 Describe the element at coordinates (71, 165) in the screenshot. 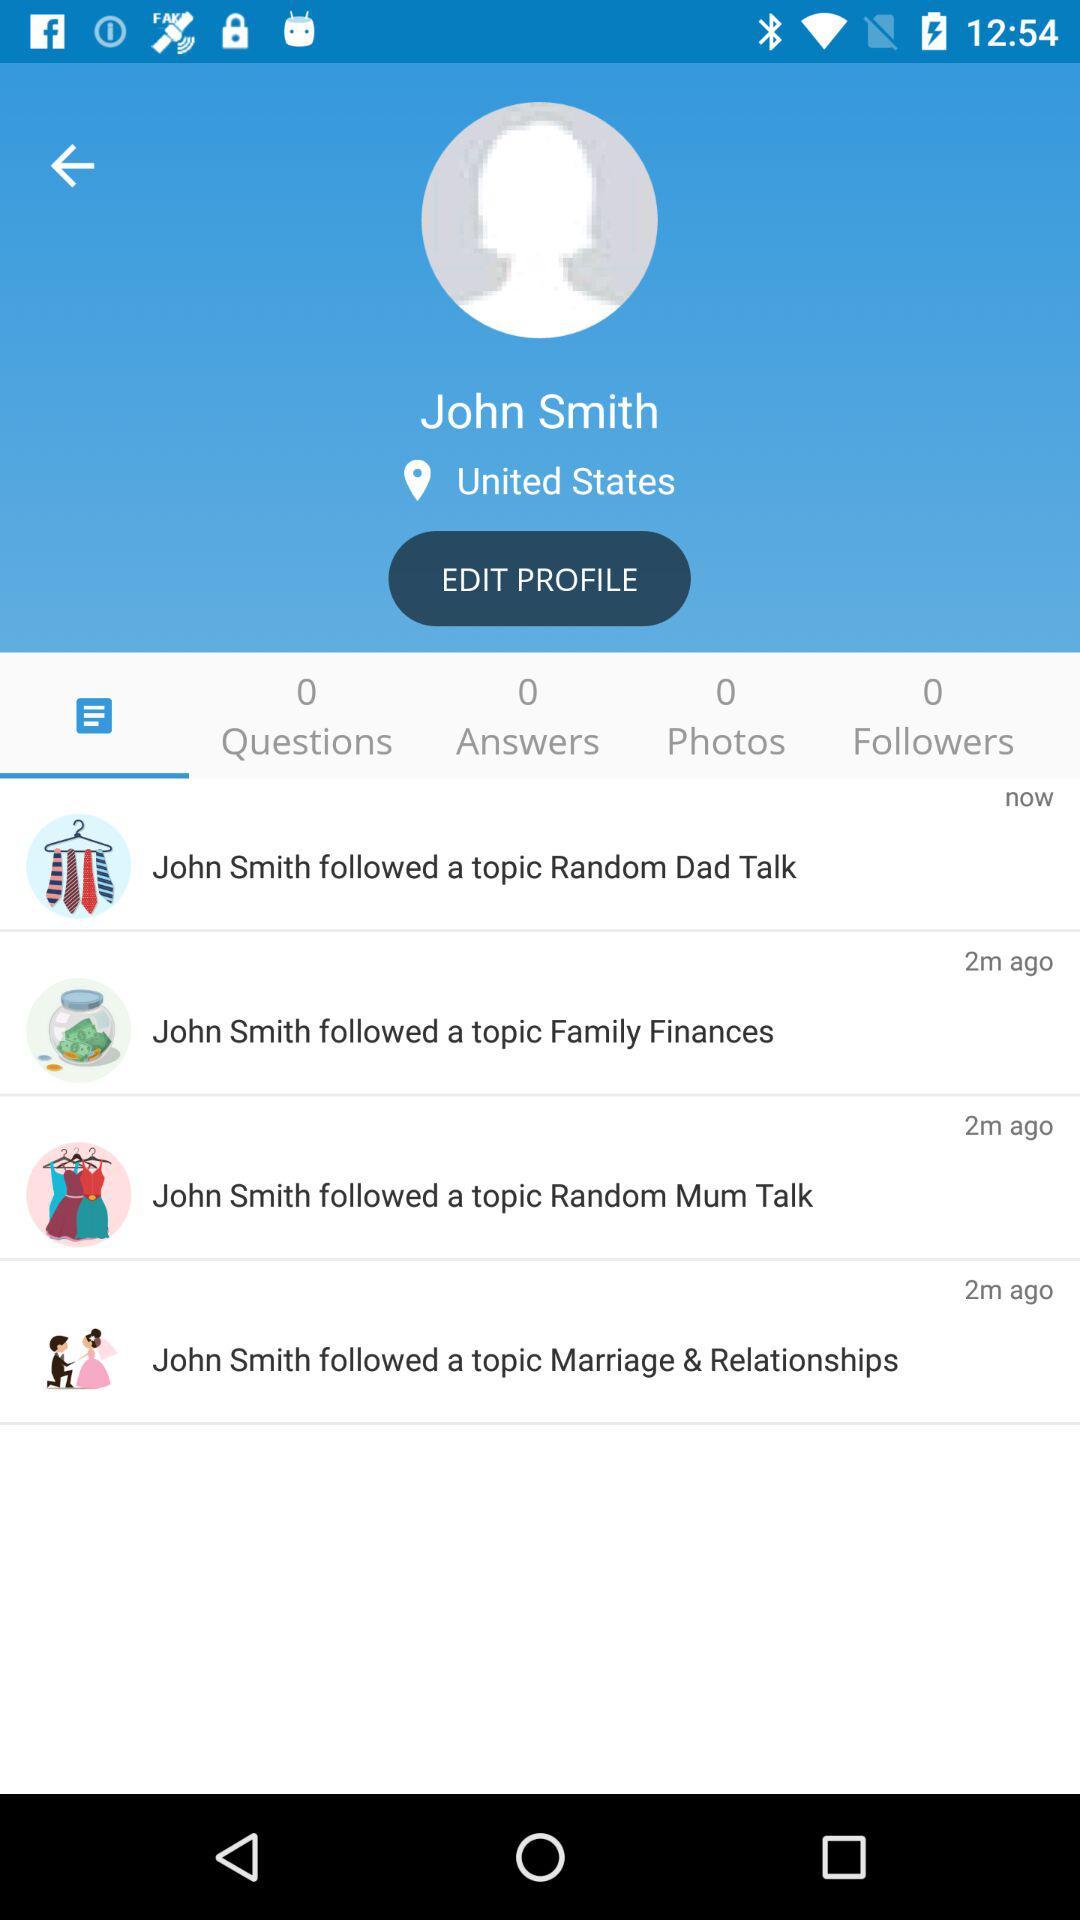

I see `the arrow_backward icon` at that location.